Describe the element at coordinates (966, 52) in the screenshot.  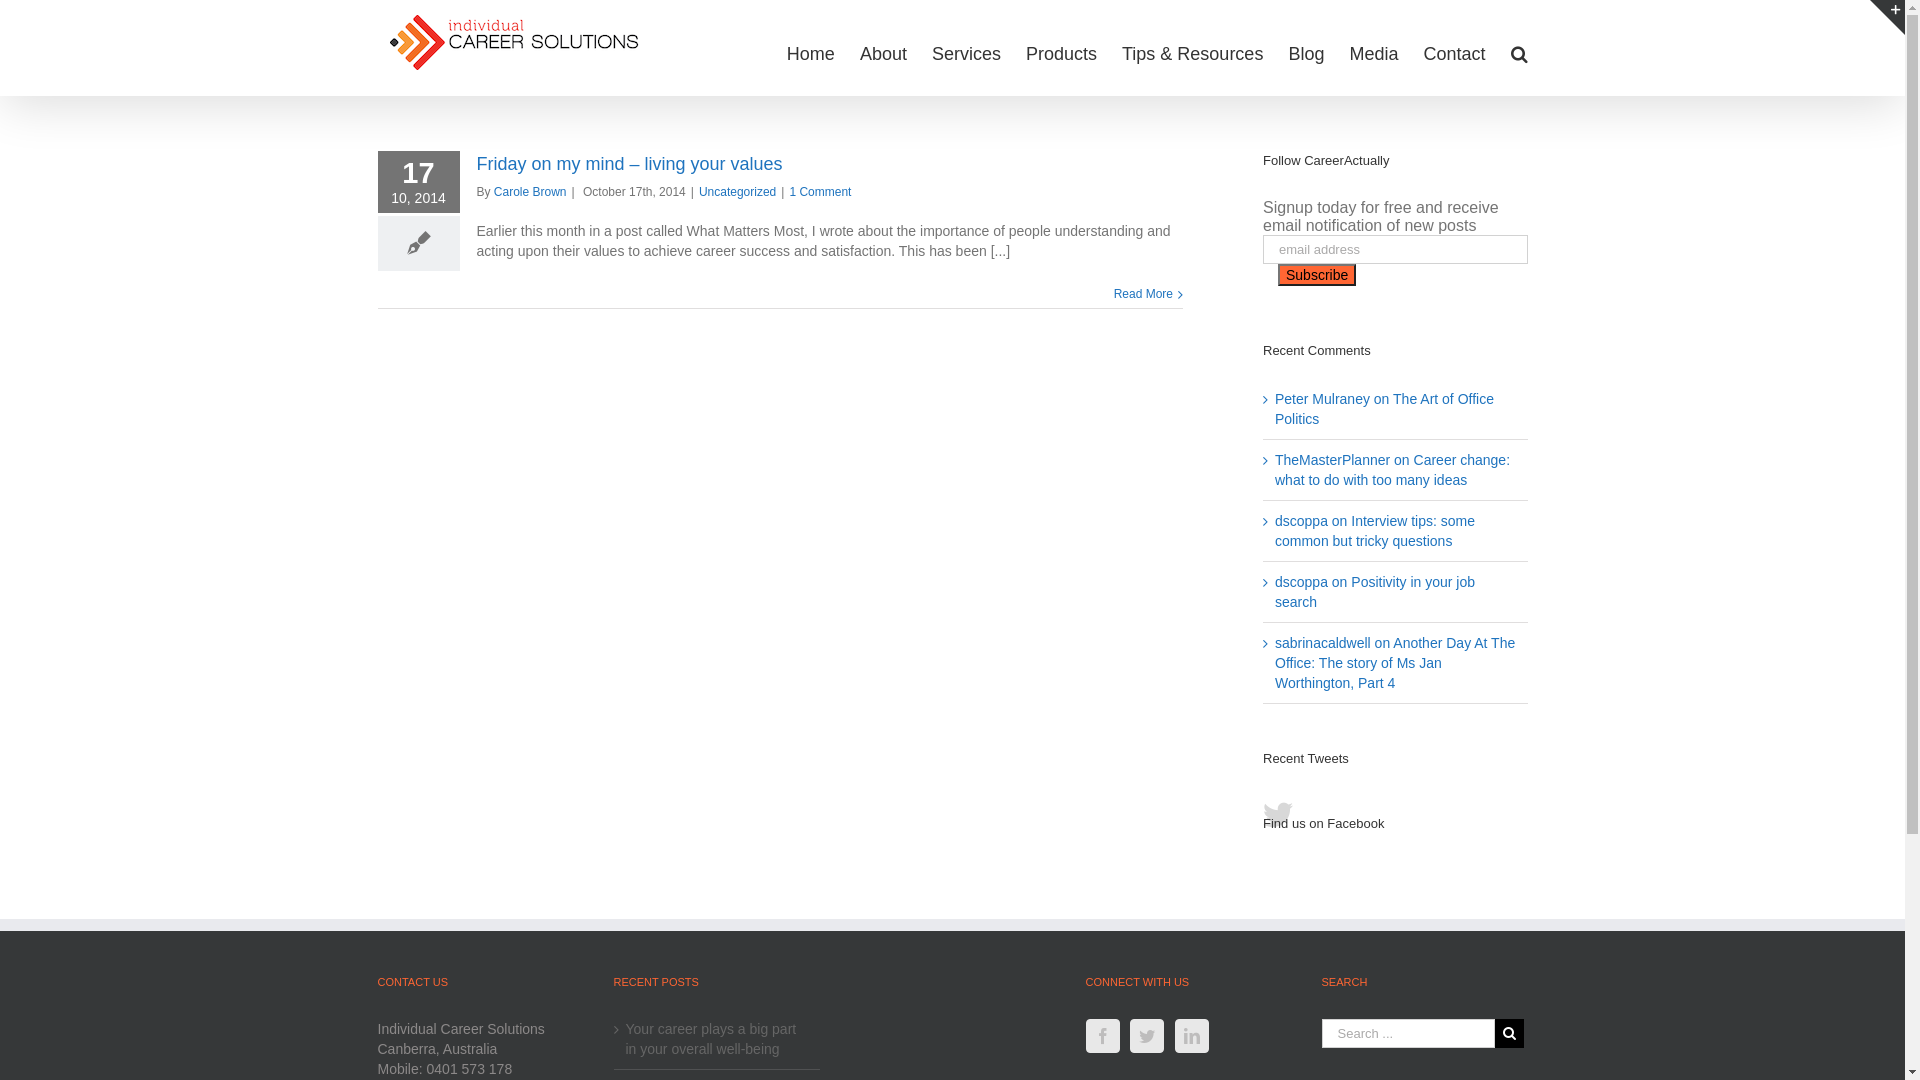
I see `'Services'` at that location.